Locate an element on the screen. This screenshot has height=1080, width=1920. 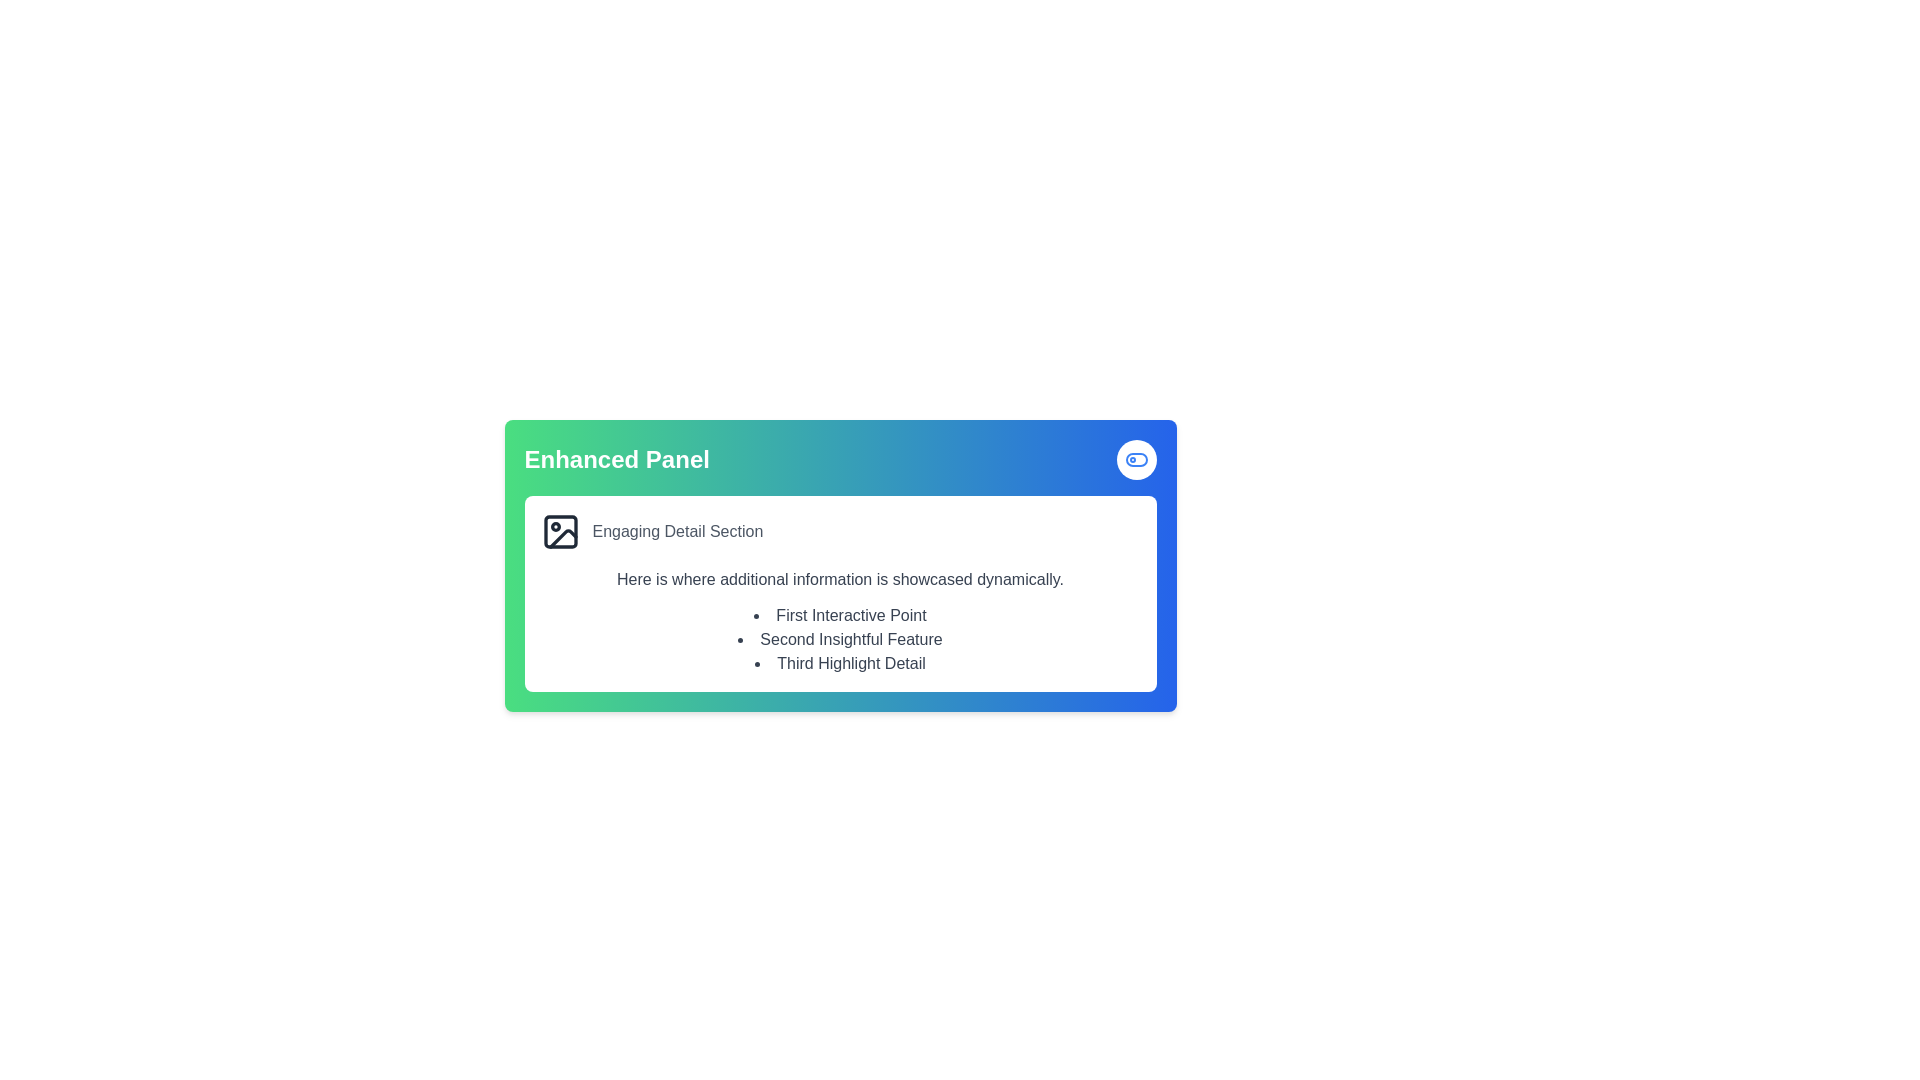
decorative icon representing the 'Engaging Detail Section' by using developer tools is located at coordinates (560, 531).